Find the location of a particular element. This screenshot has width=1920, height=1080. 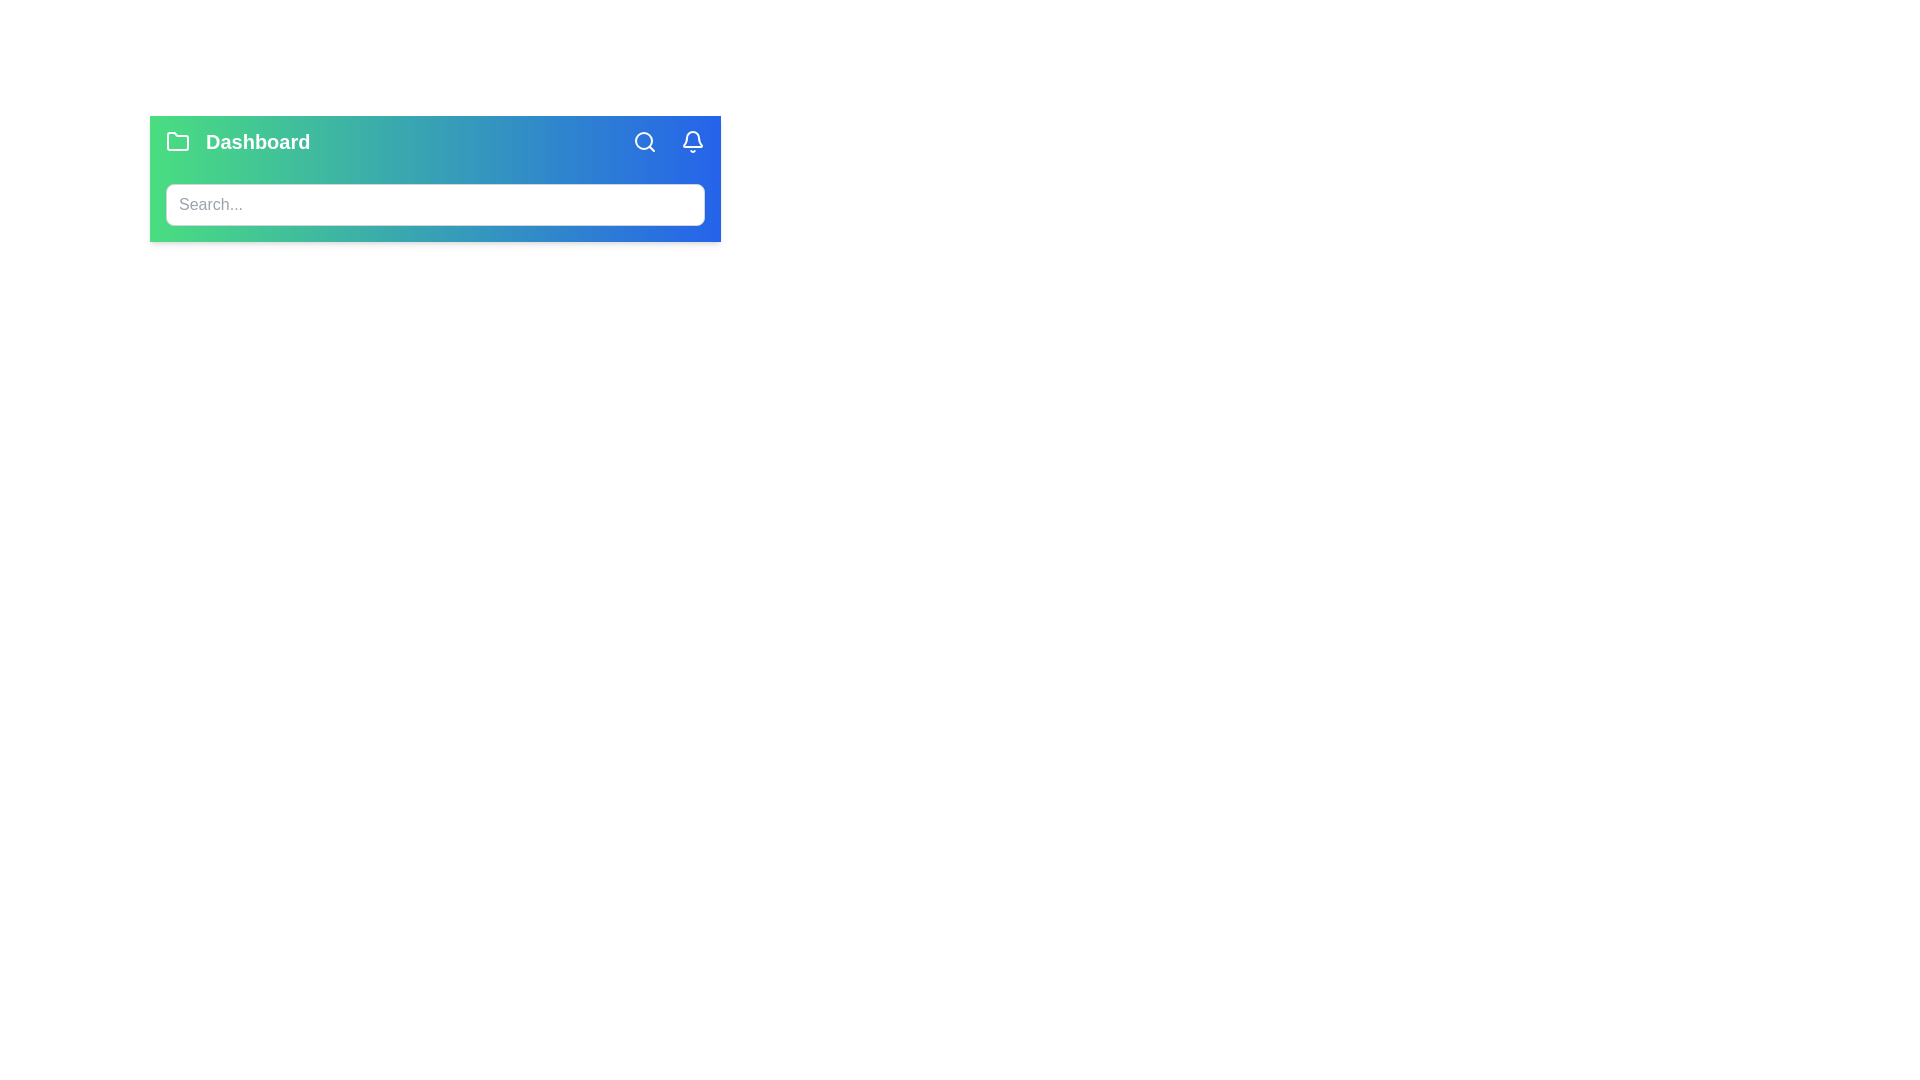

the search icon to toggle the visibility of the search bar is located at coordinates (644, 141).